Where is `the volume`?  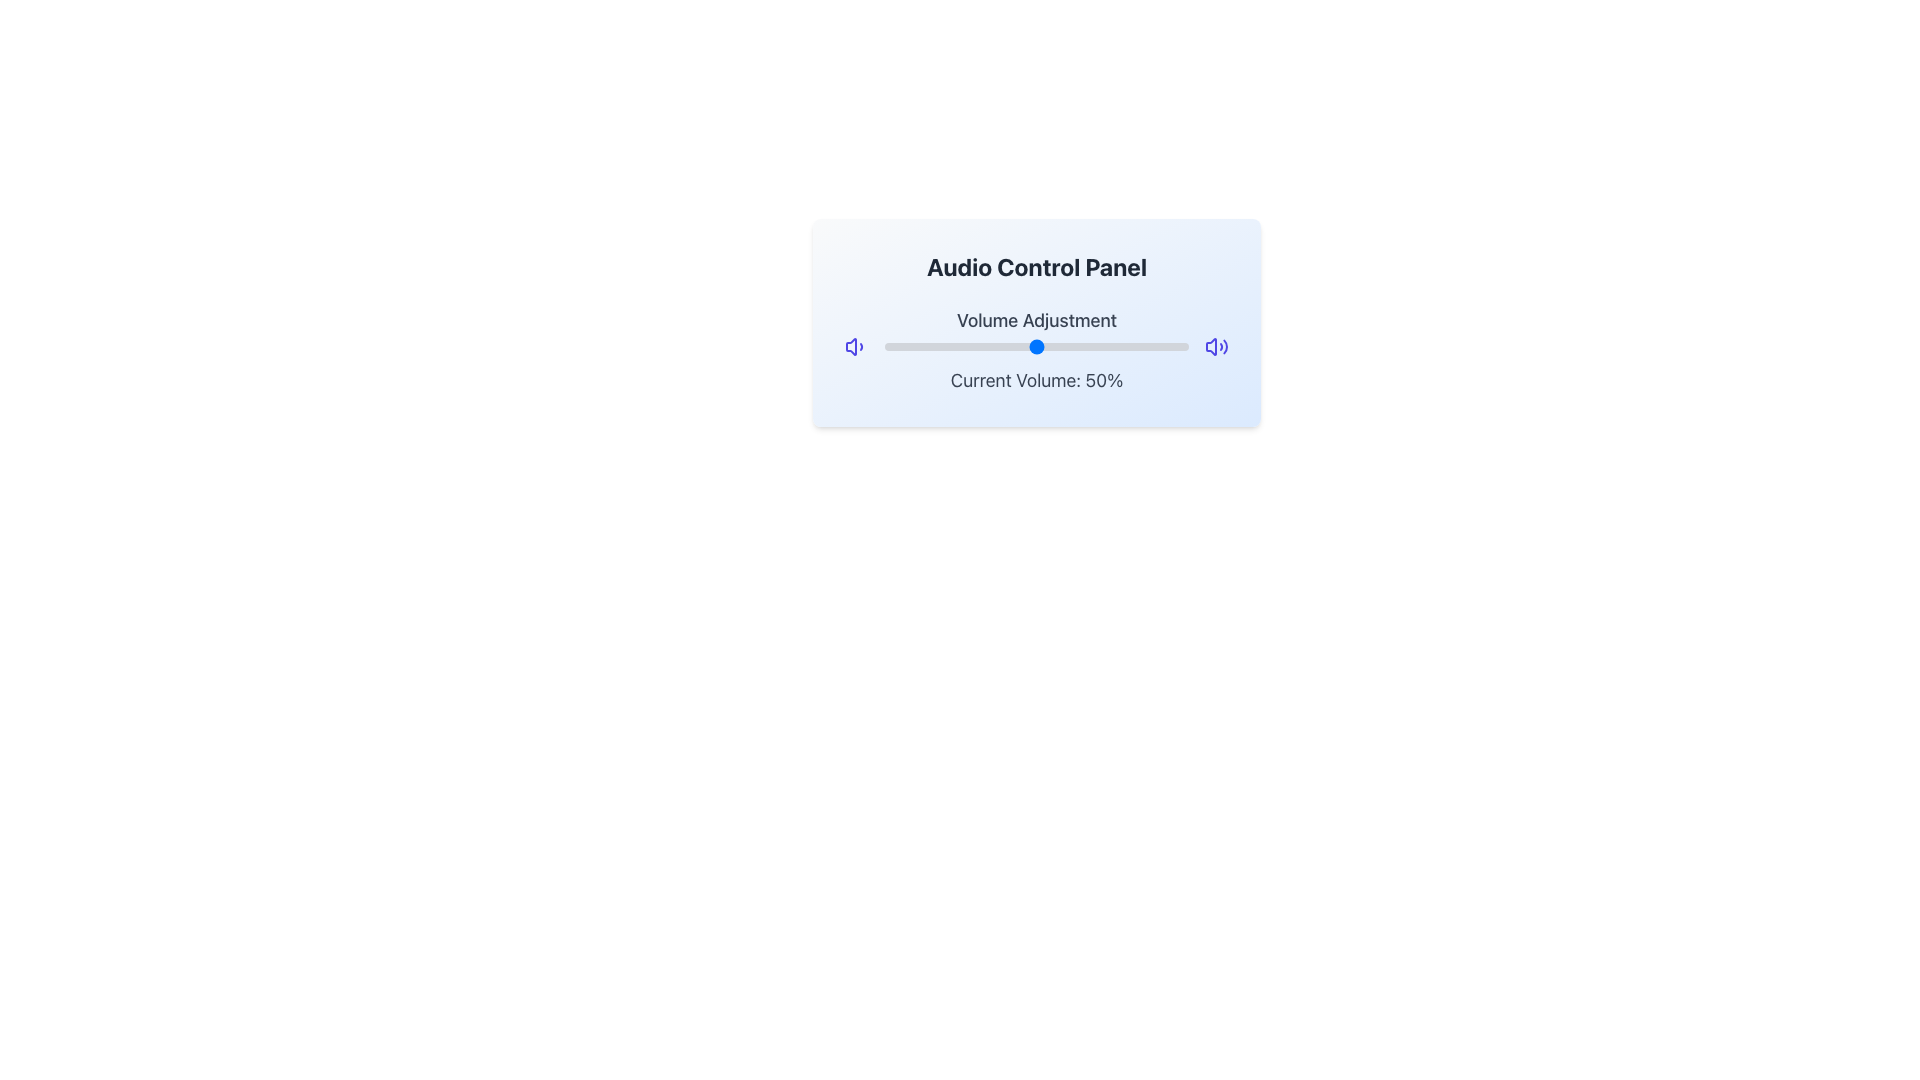
the volume is located at coordinates (1042, 342).